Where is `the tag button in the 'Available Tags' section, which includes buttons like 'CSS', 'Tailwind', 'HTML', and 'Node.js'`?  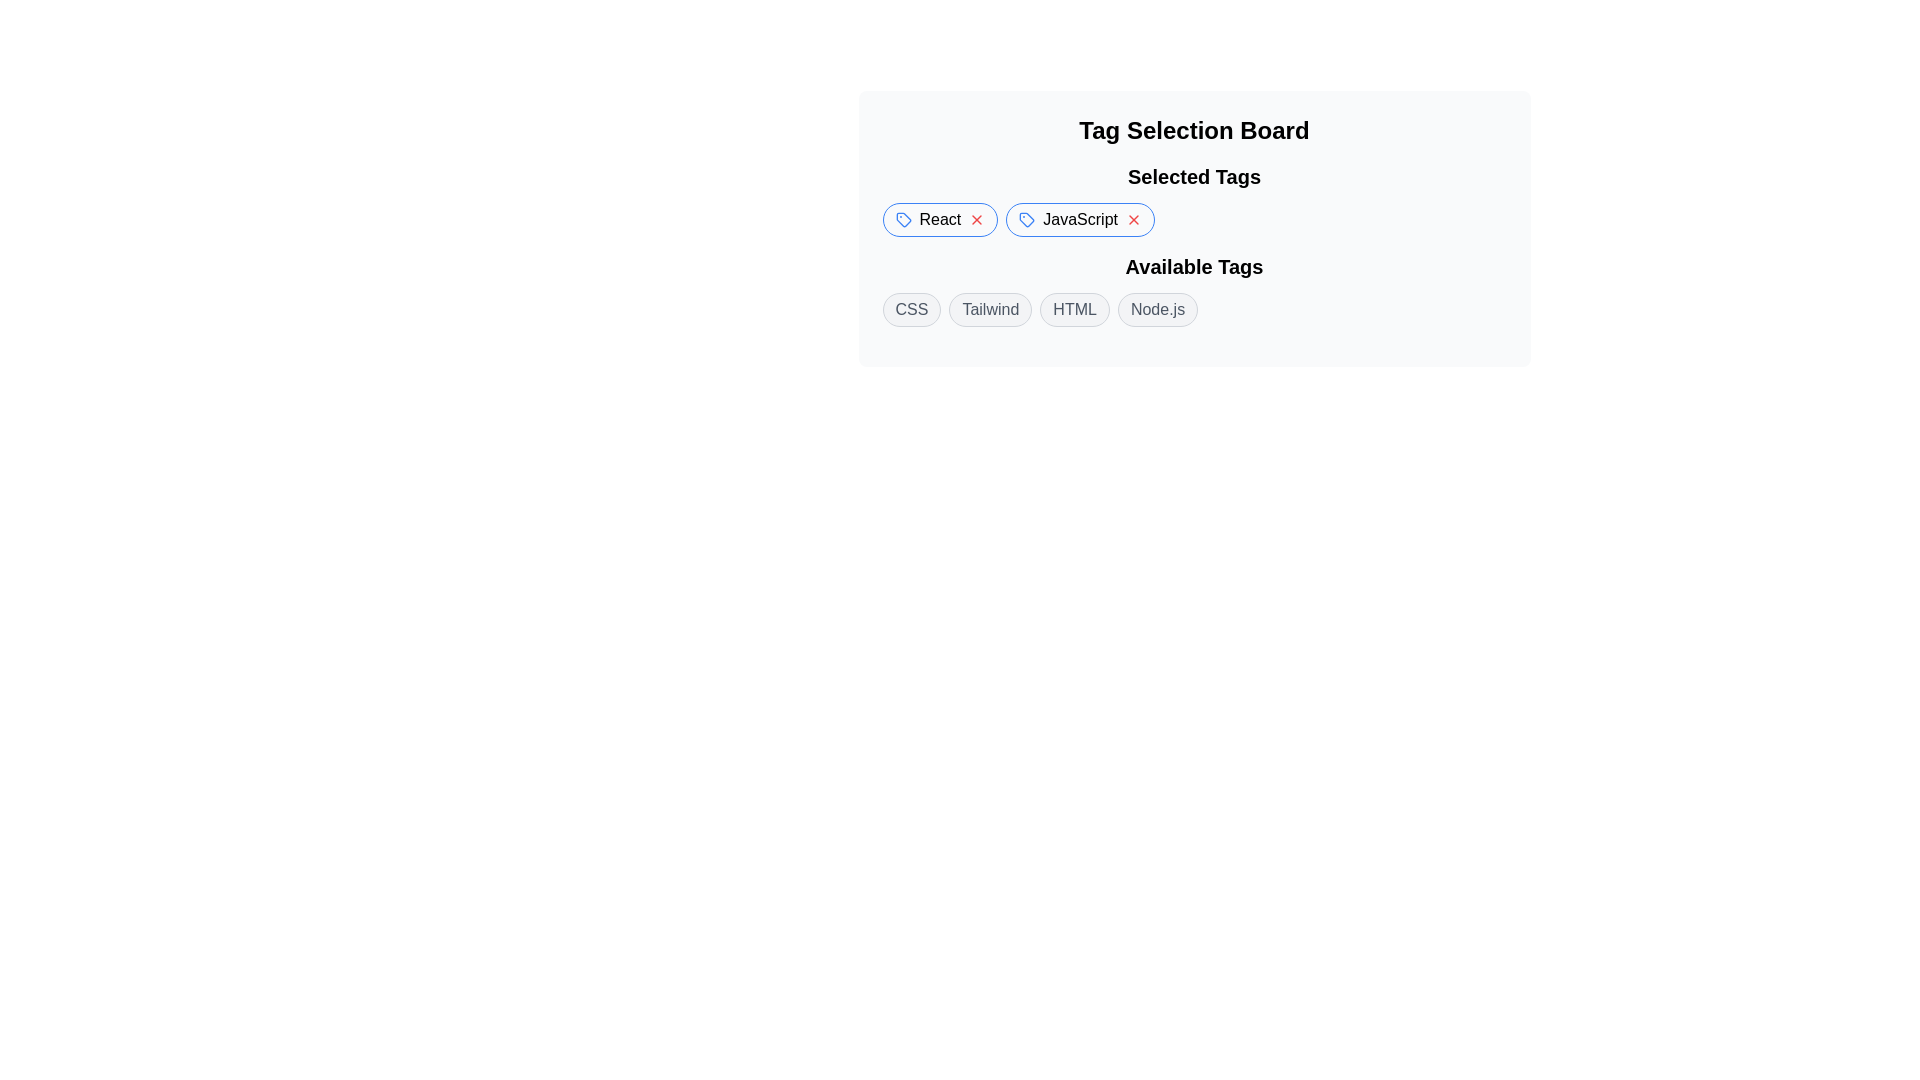 the tag button in the 'Available Tags' section, which includes buttons like 'CSS', 'Tailwind', 'HTML', and 'Node.js' is located at coordinates (1194, 289).